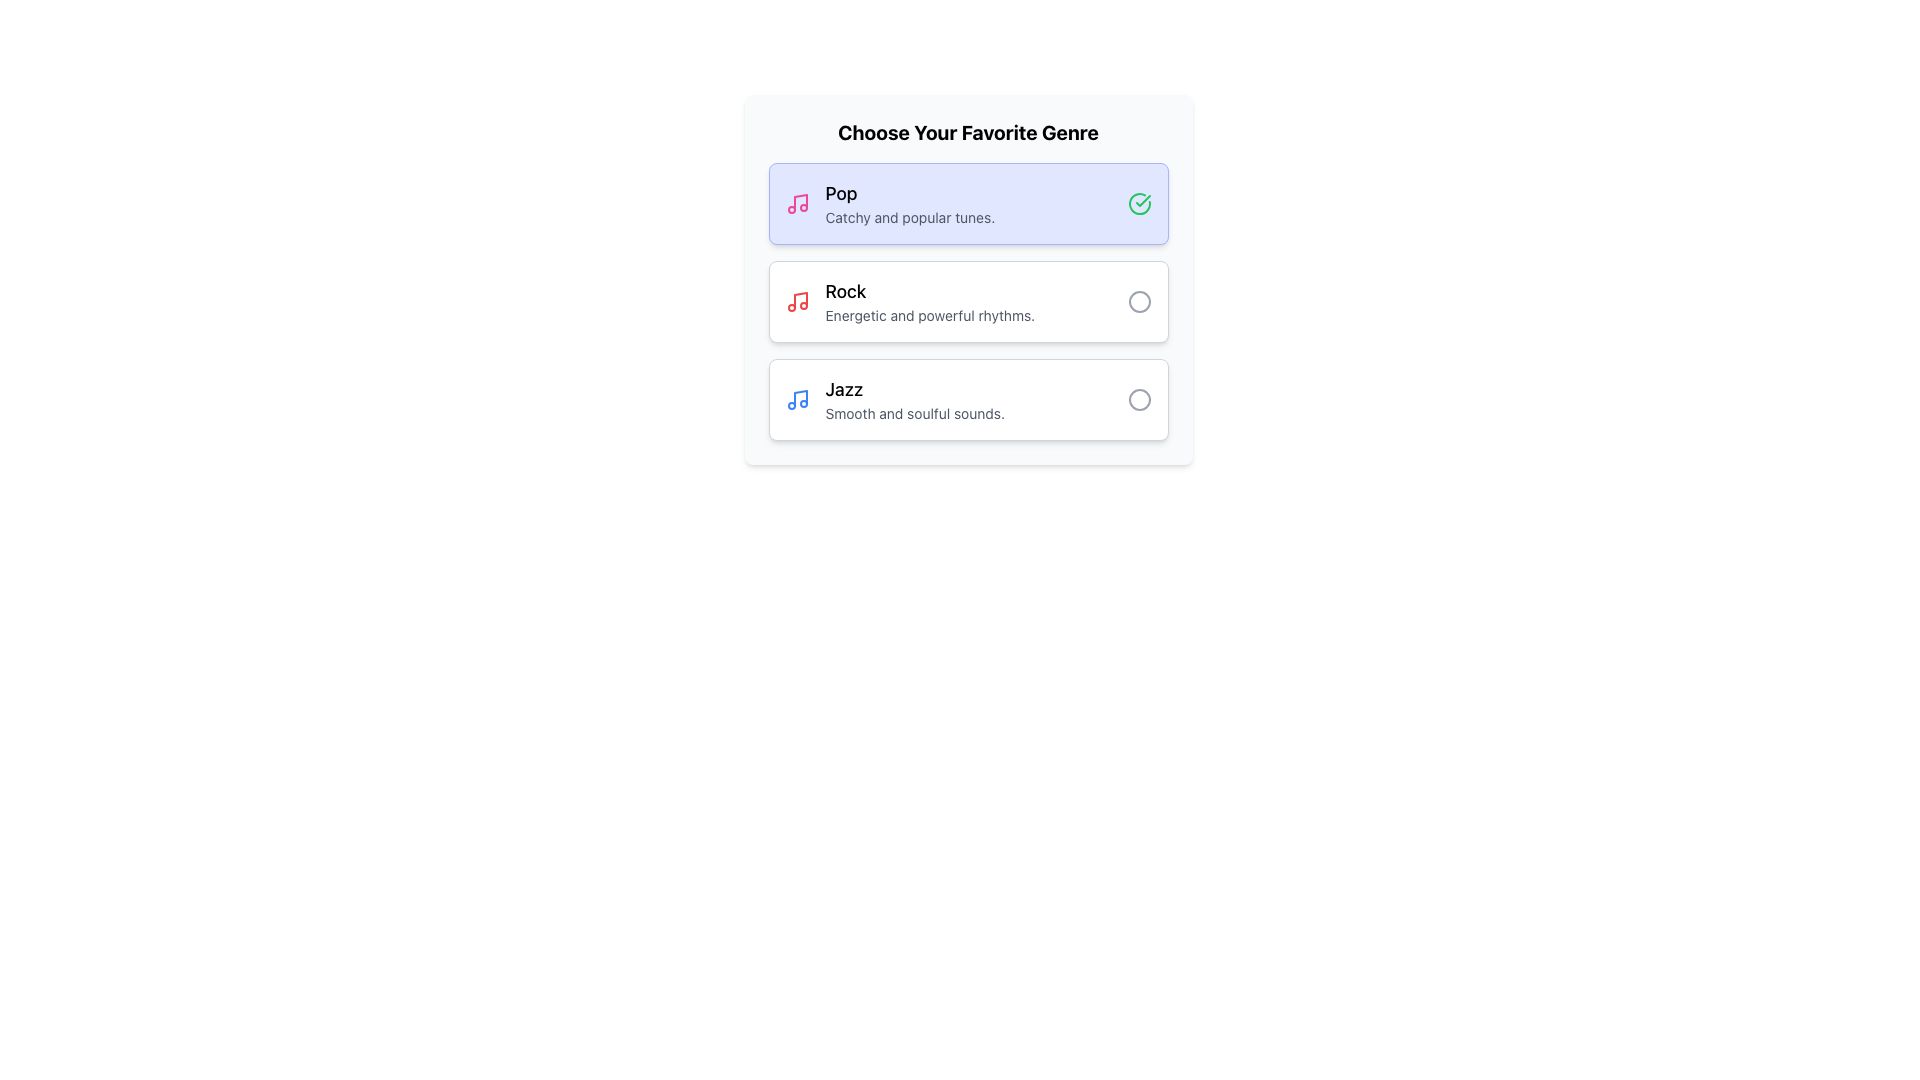  I want to click on the text label displaying 'Energetic and powerful rhythms' which is a subtitle beneath the bold heading 'Rock' in the genre list, so click(976, 315).